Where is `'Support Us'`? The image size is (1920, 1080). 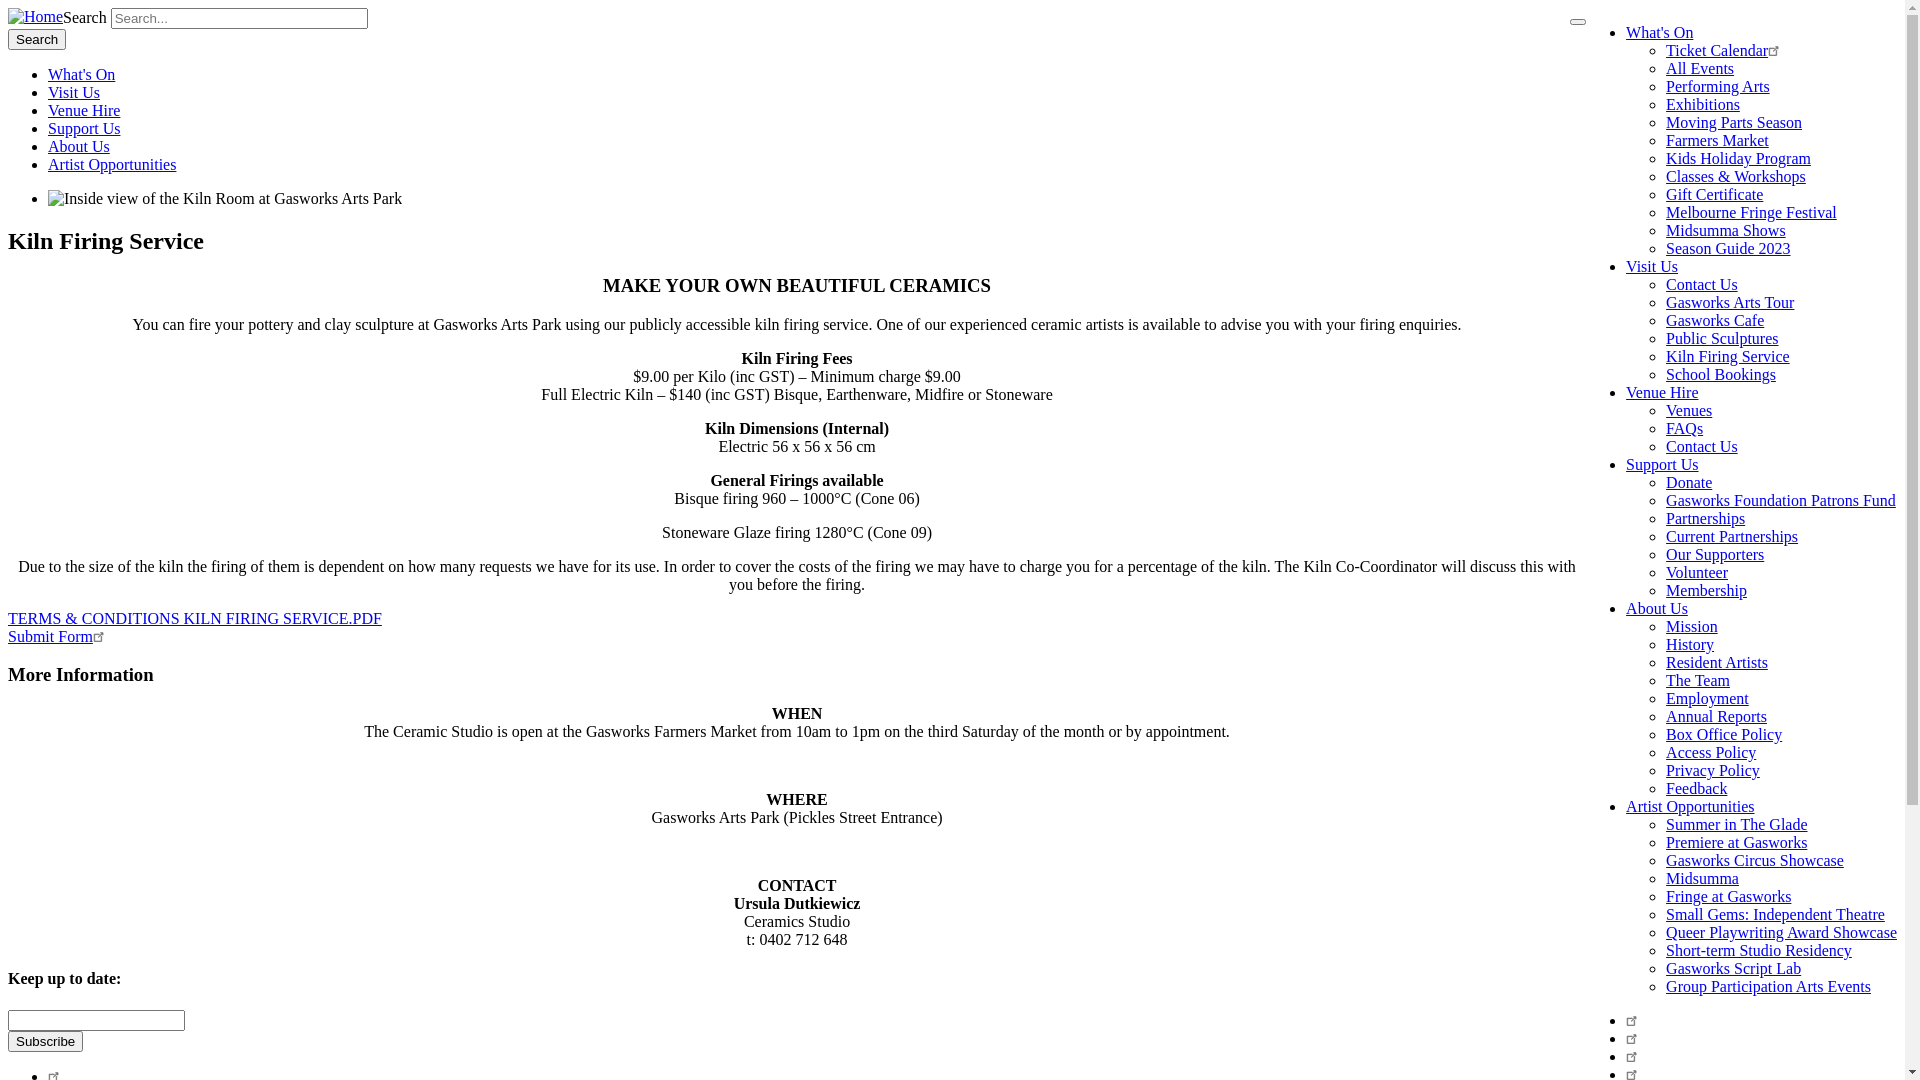 'Support Us' is located at coordinates (1661, 464).